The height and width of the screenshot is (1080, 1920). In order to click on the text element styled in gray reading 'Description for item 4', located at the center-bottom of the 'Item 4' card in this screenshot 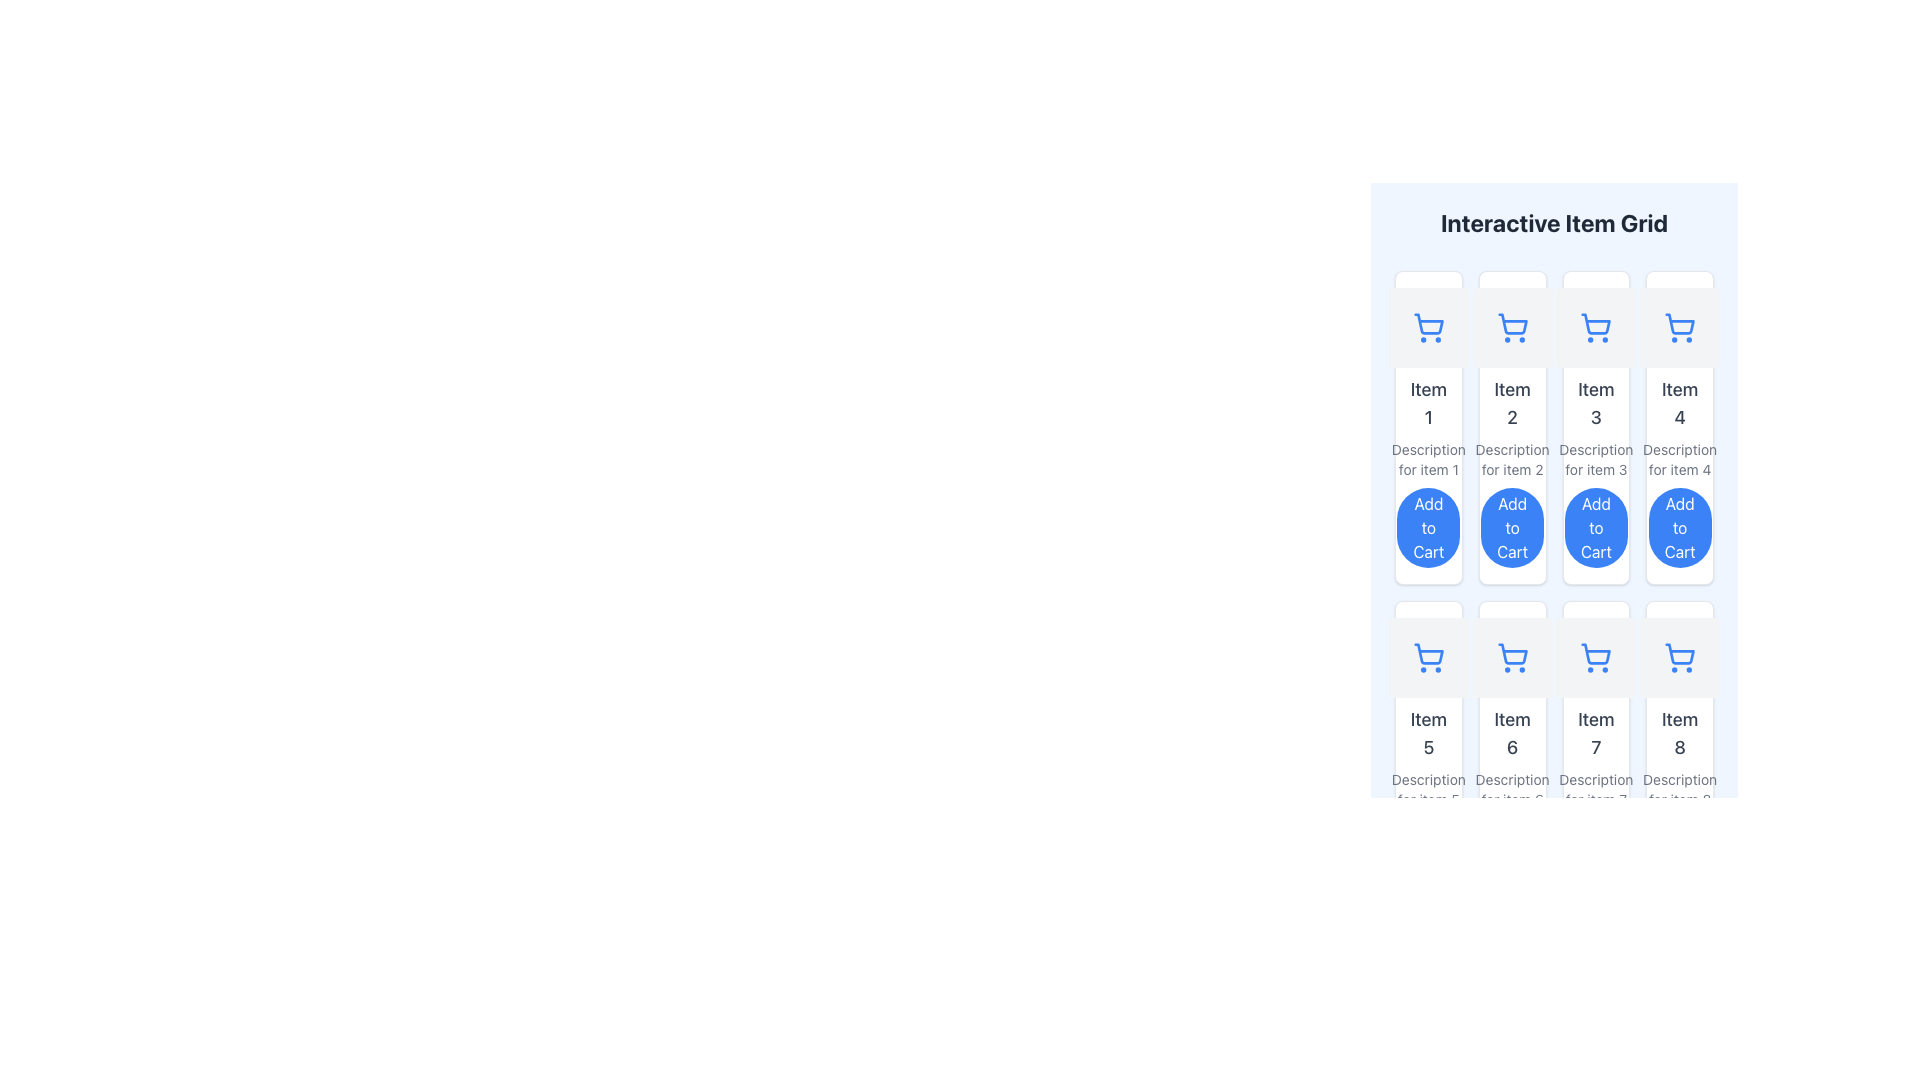, I will do `click(1680, 459)`.